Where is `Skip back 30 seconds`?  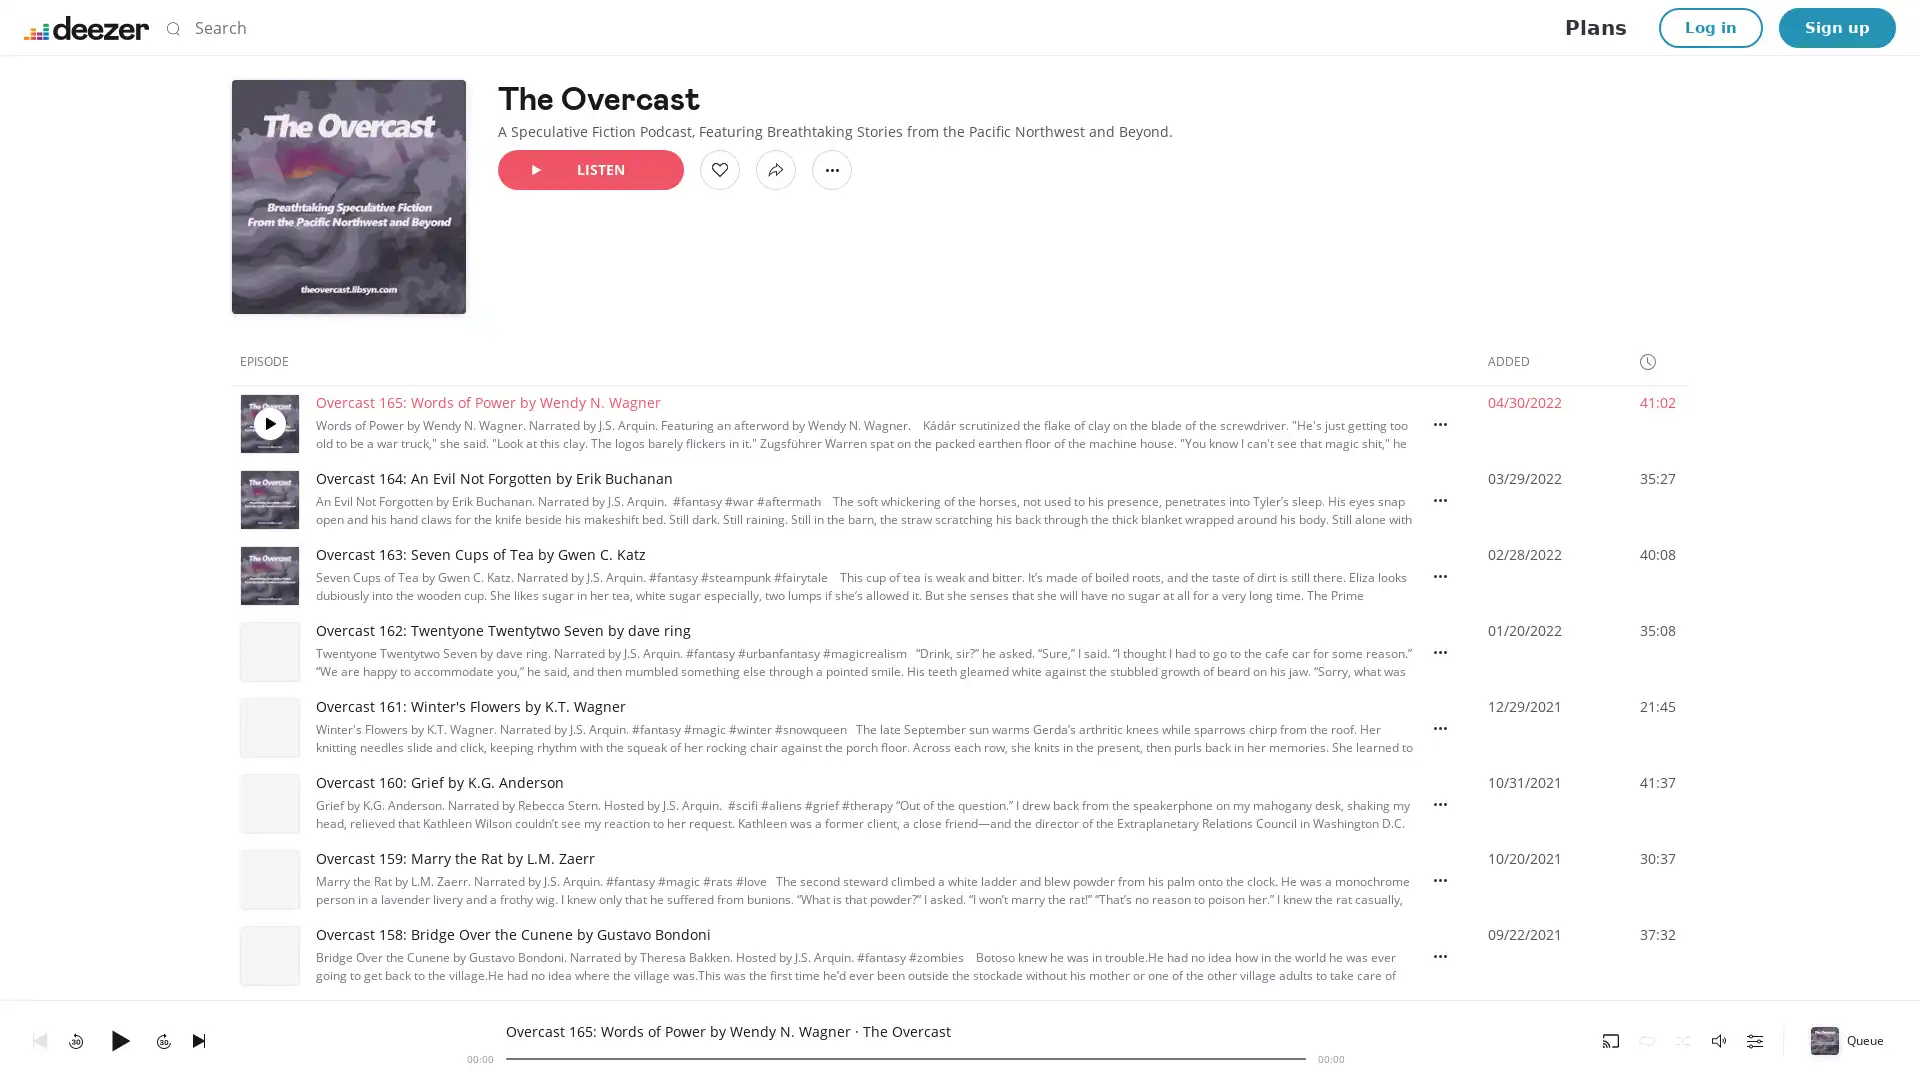
Skip back 30 seconds is located at coordinates (76, 1039).